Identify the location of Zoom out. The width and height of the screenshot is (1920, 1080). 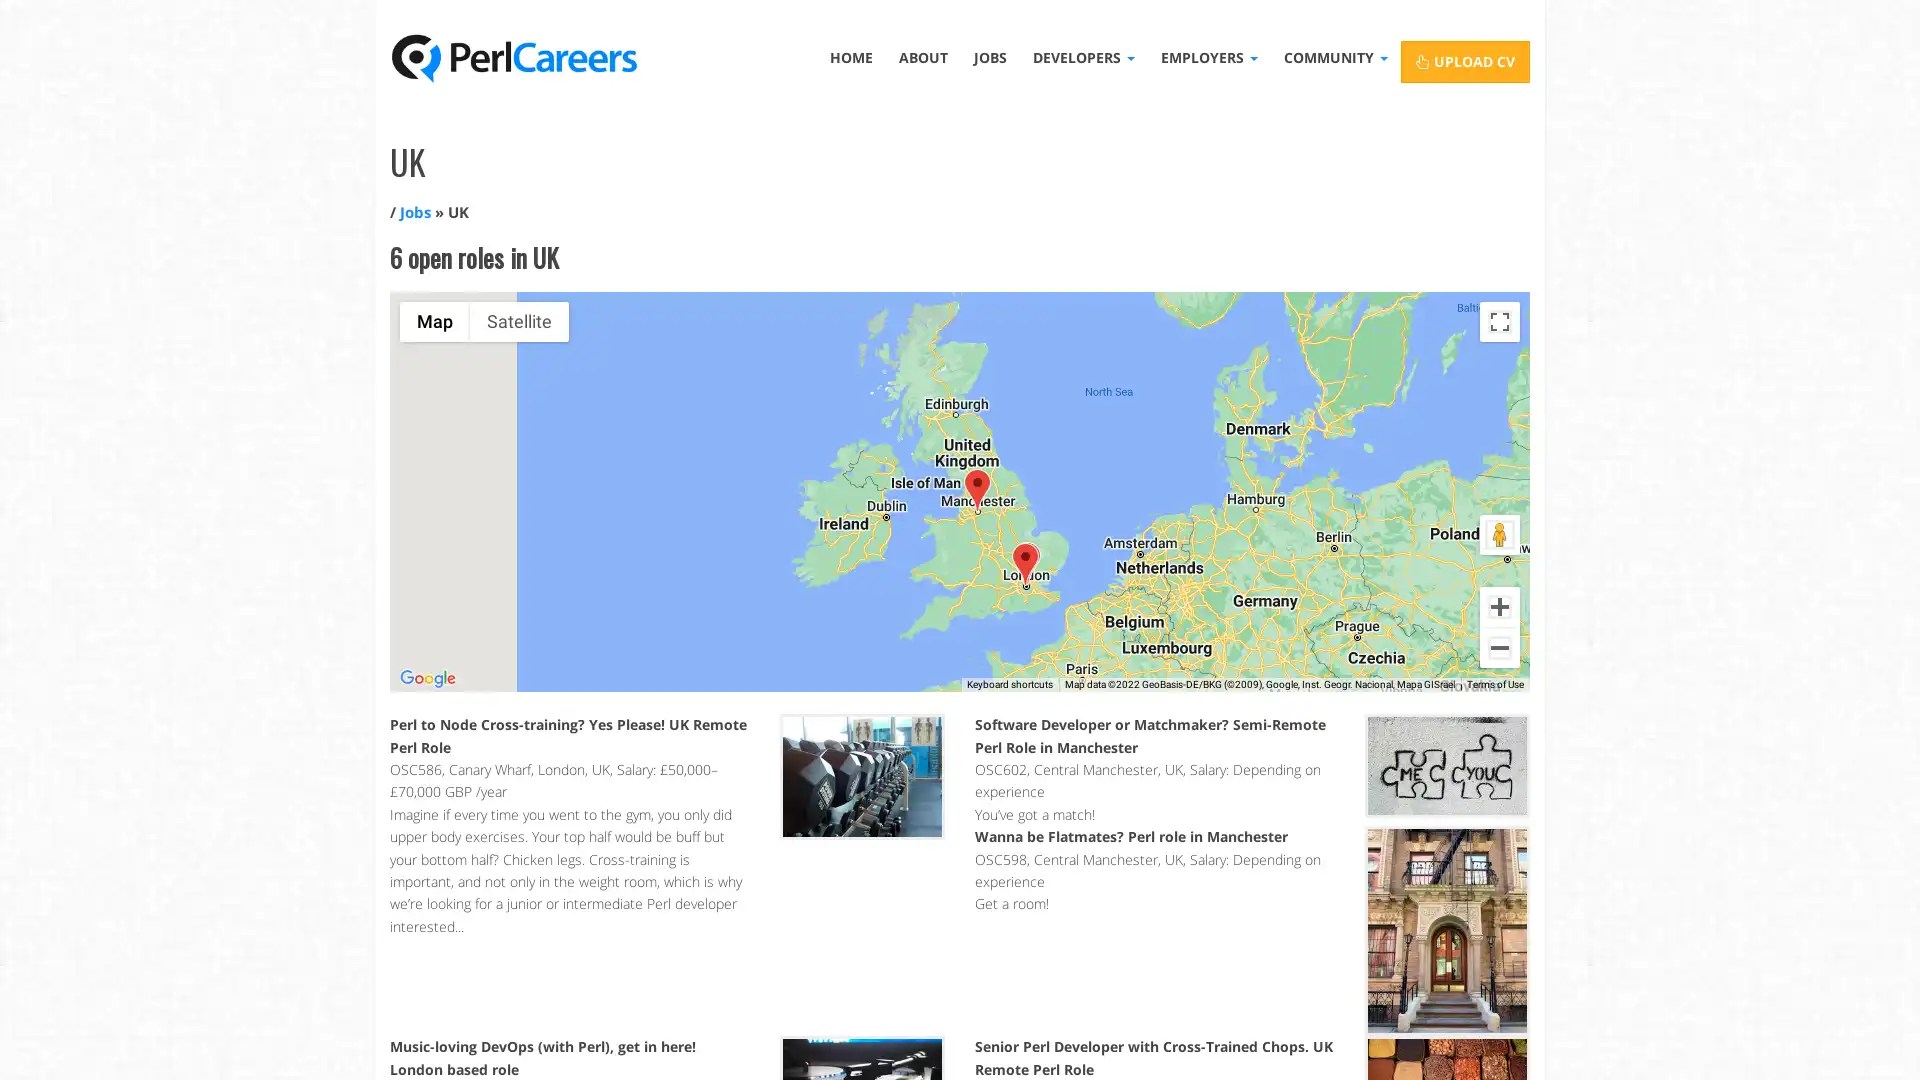
(1499, 647).